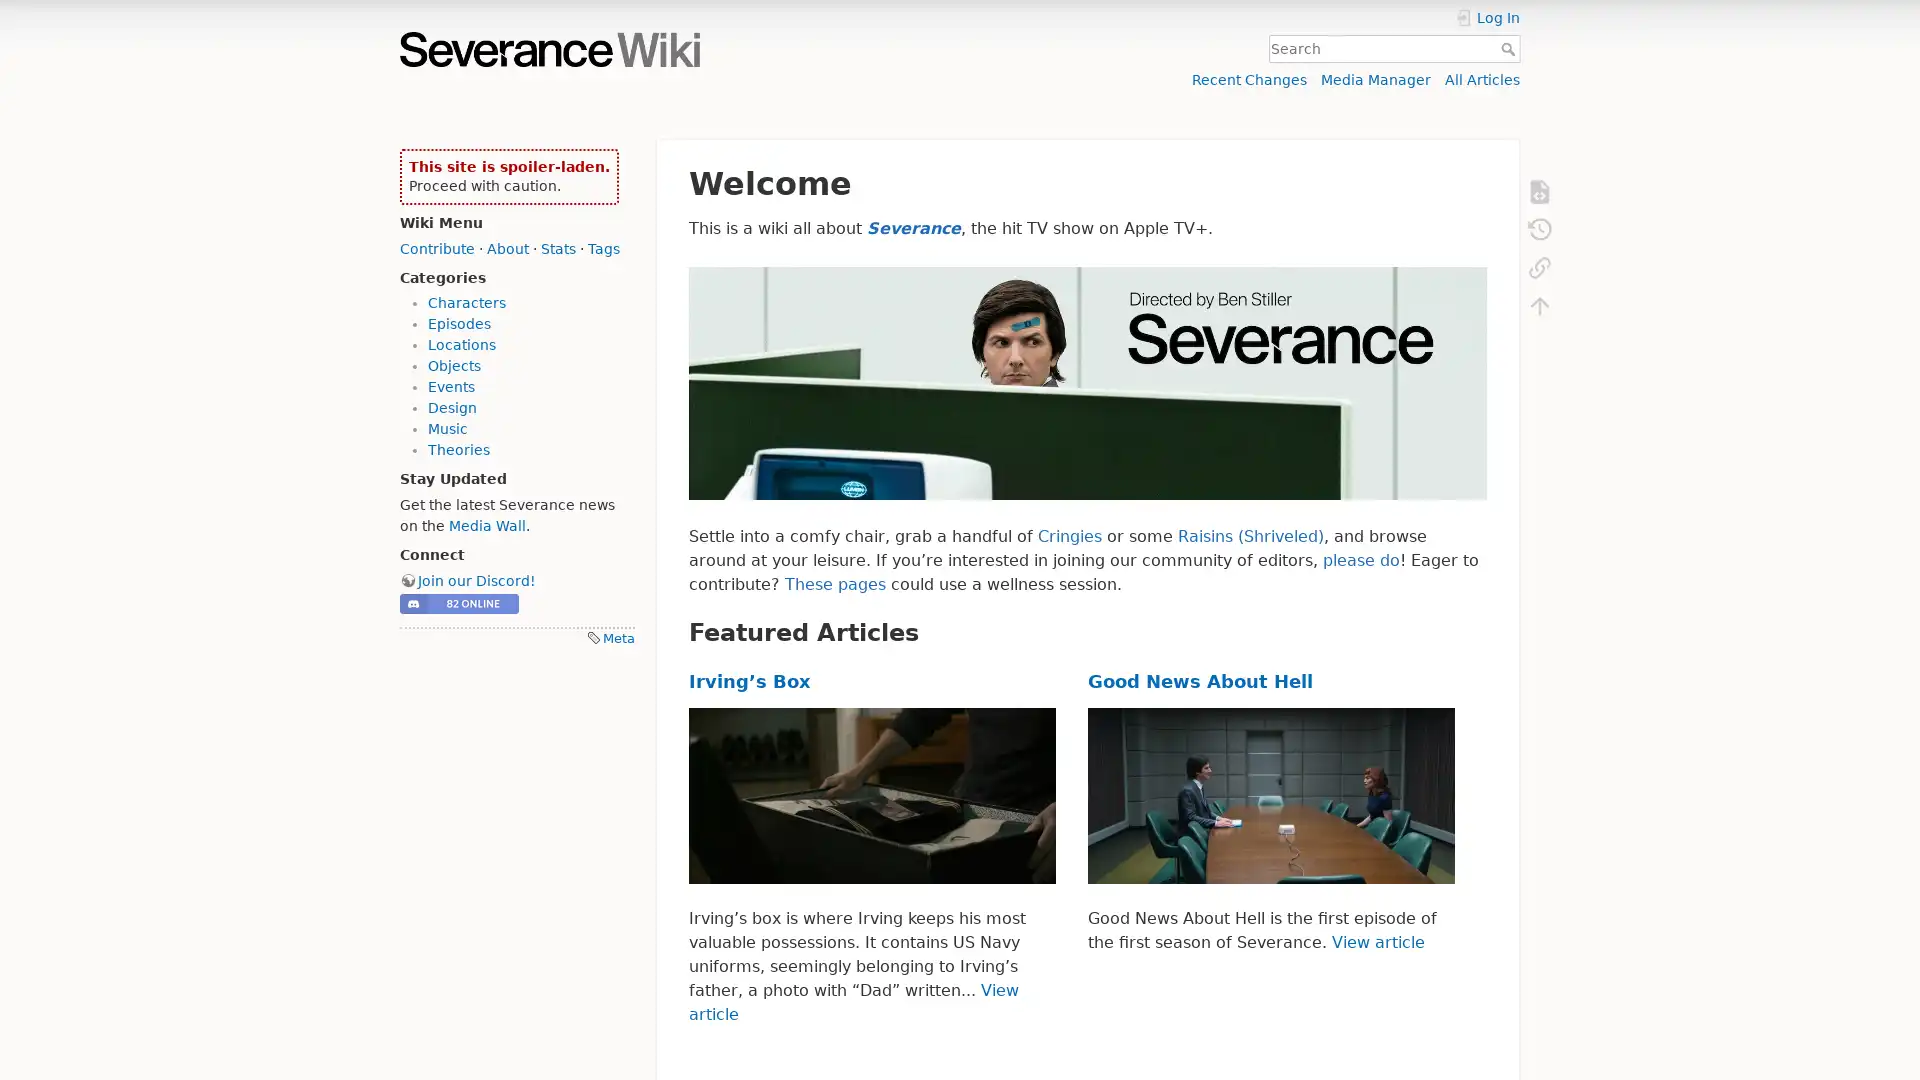 Image resolution: width=1920 pixels, height=1080 pixels. What do you see at coordinates (1510, 48) in the screenshot?
I see `Search` at bounding box center [1510, 48].